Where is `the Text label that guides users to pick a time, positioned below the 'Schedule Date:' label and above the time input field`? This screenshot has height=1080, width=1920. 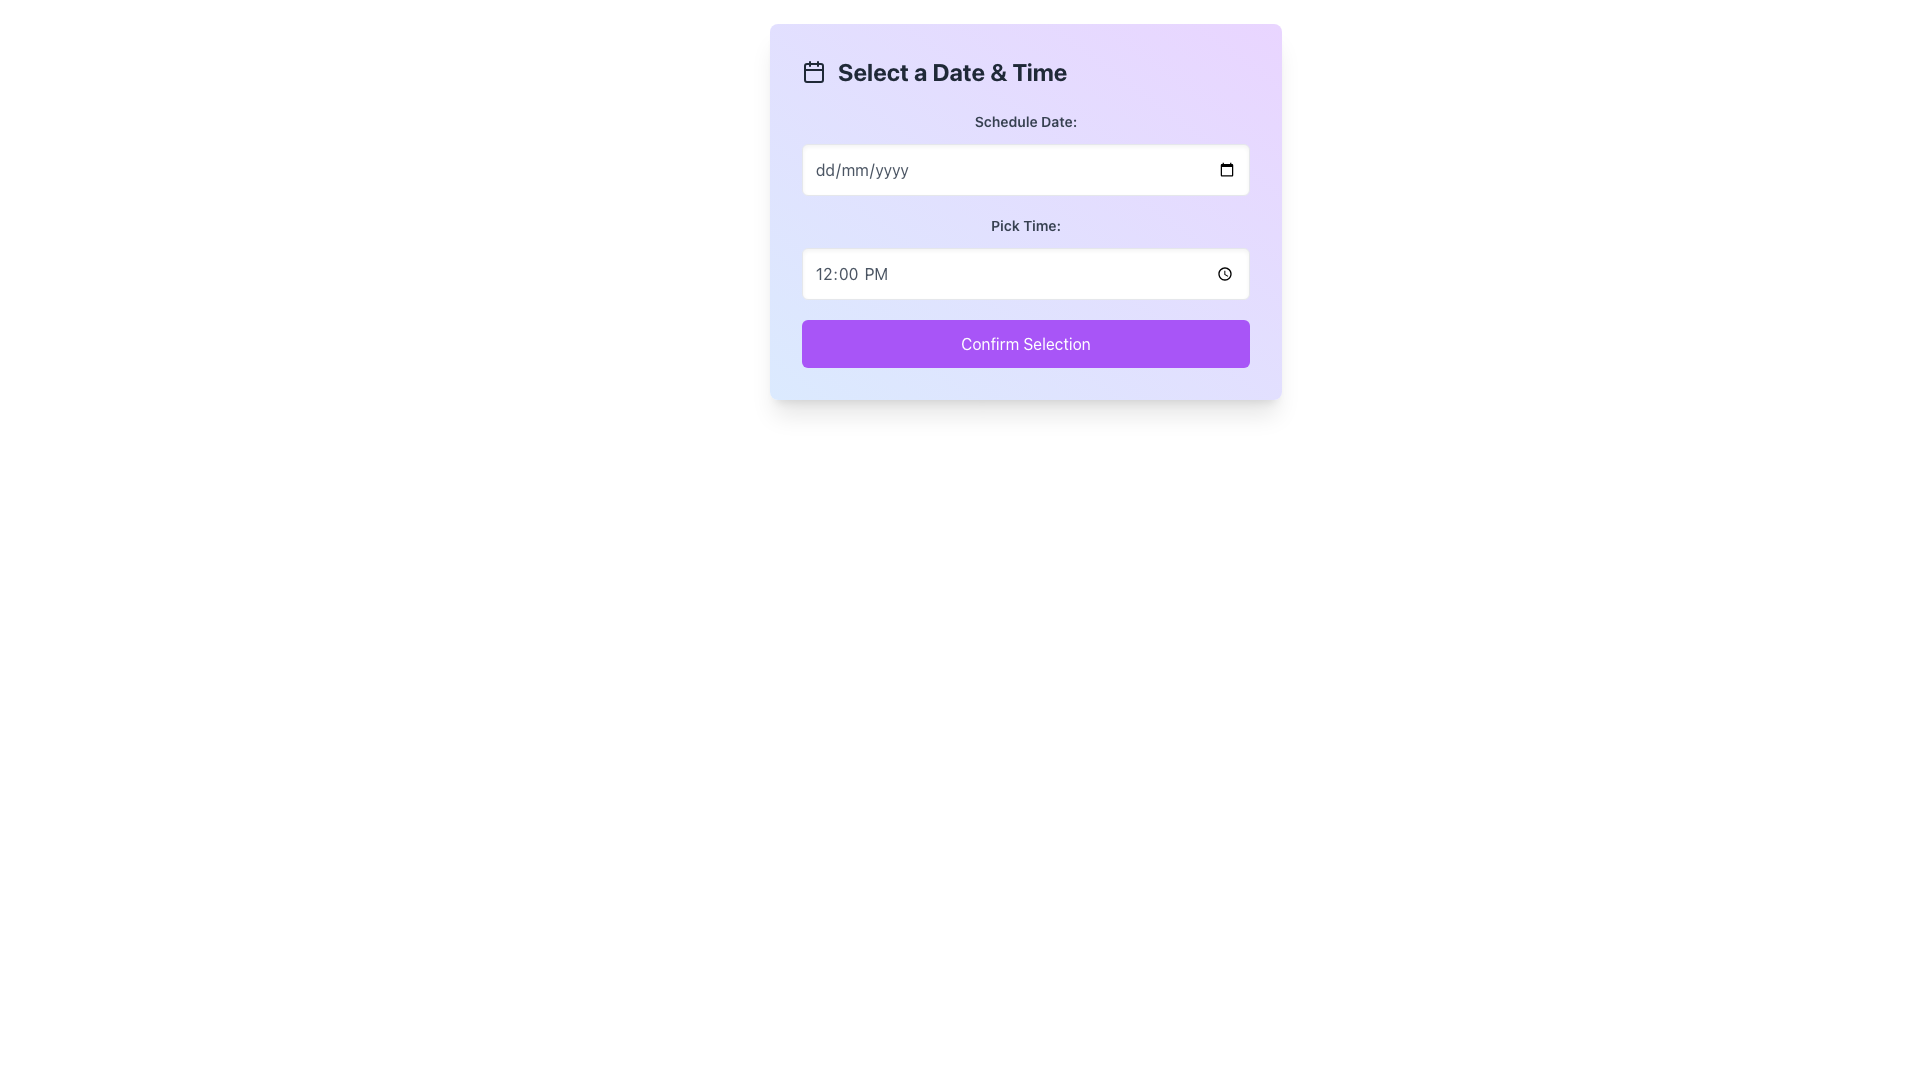 the Text label that guides users to pick a time, positioned below the 'Schedule Date:' label and above the time input field is located at coordinates (1026, 225).